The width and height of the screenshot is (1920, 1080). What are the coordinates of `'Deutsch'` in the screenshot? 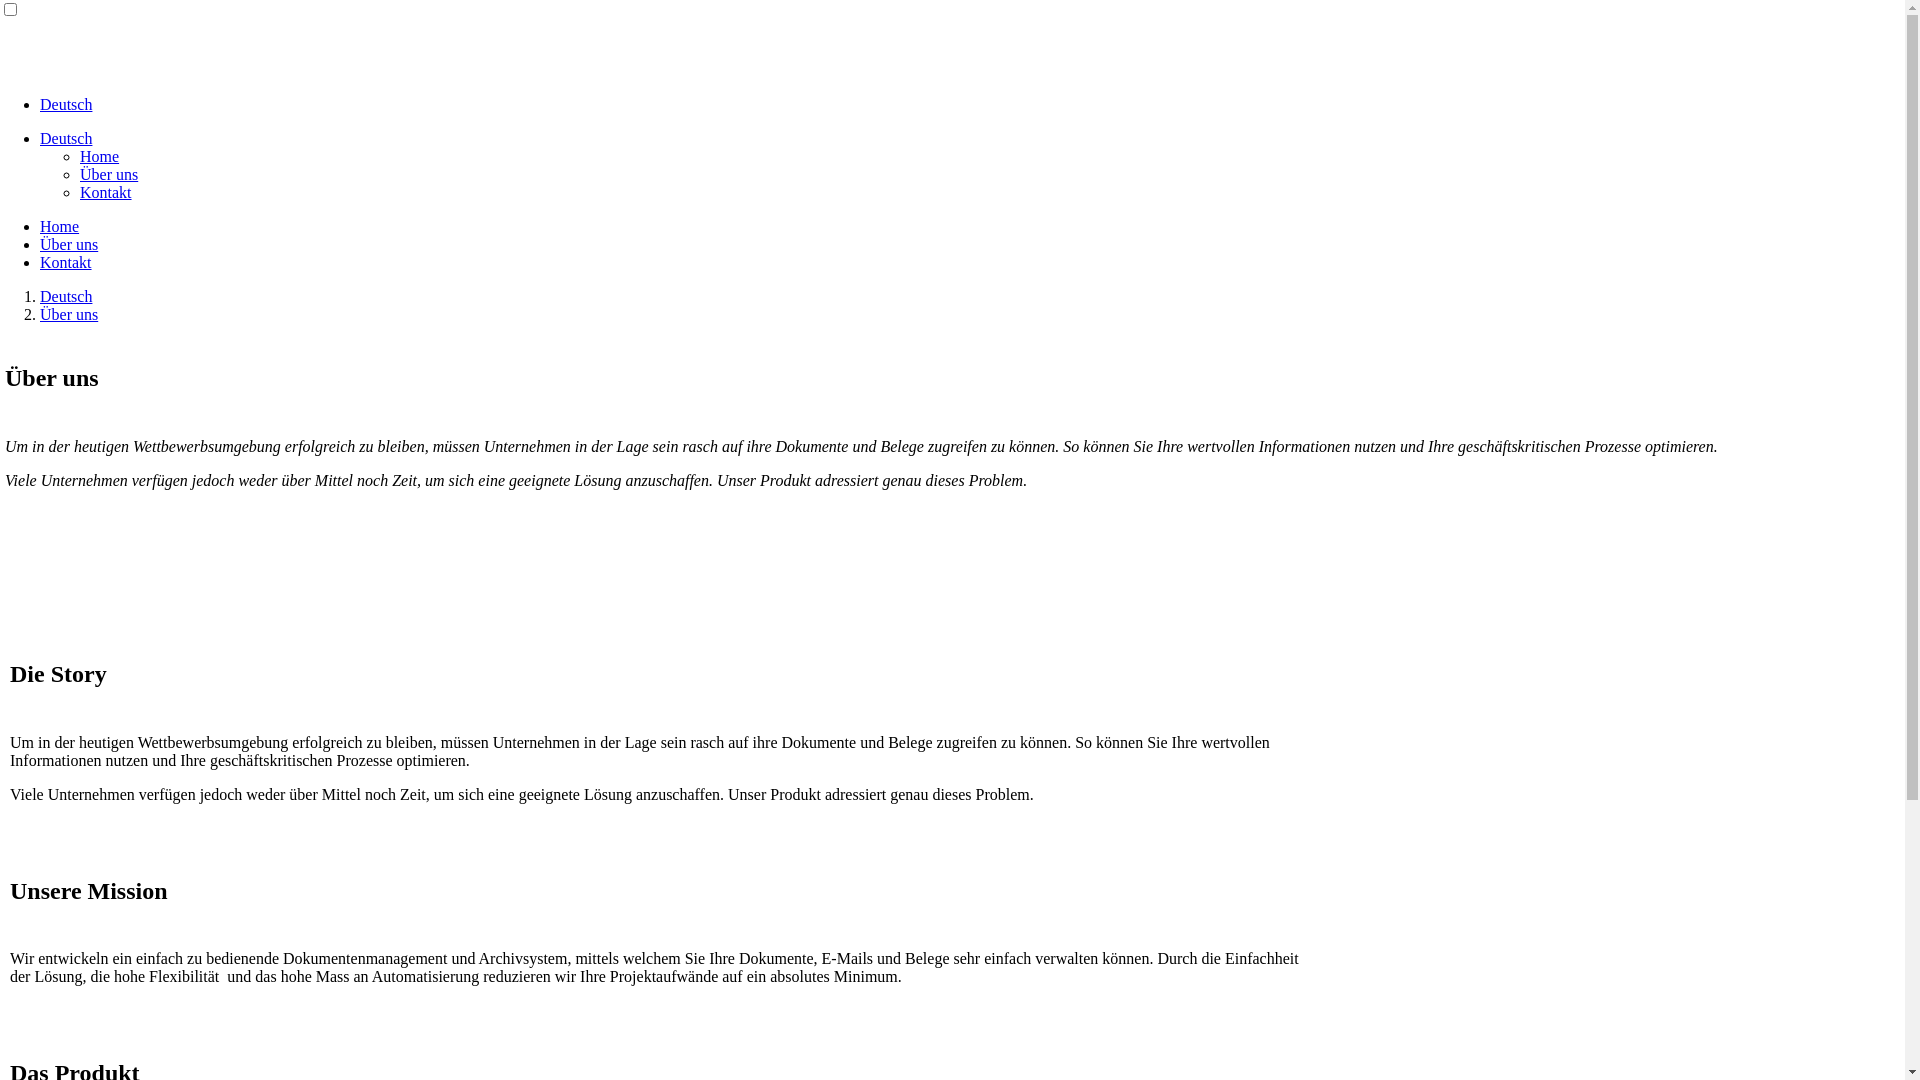 It's located at (66, 104).